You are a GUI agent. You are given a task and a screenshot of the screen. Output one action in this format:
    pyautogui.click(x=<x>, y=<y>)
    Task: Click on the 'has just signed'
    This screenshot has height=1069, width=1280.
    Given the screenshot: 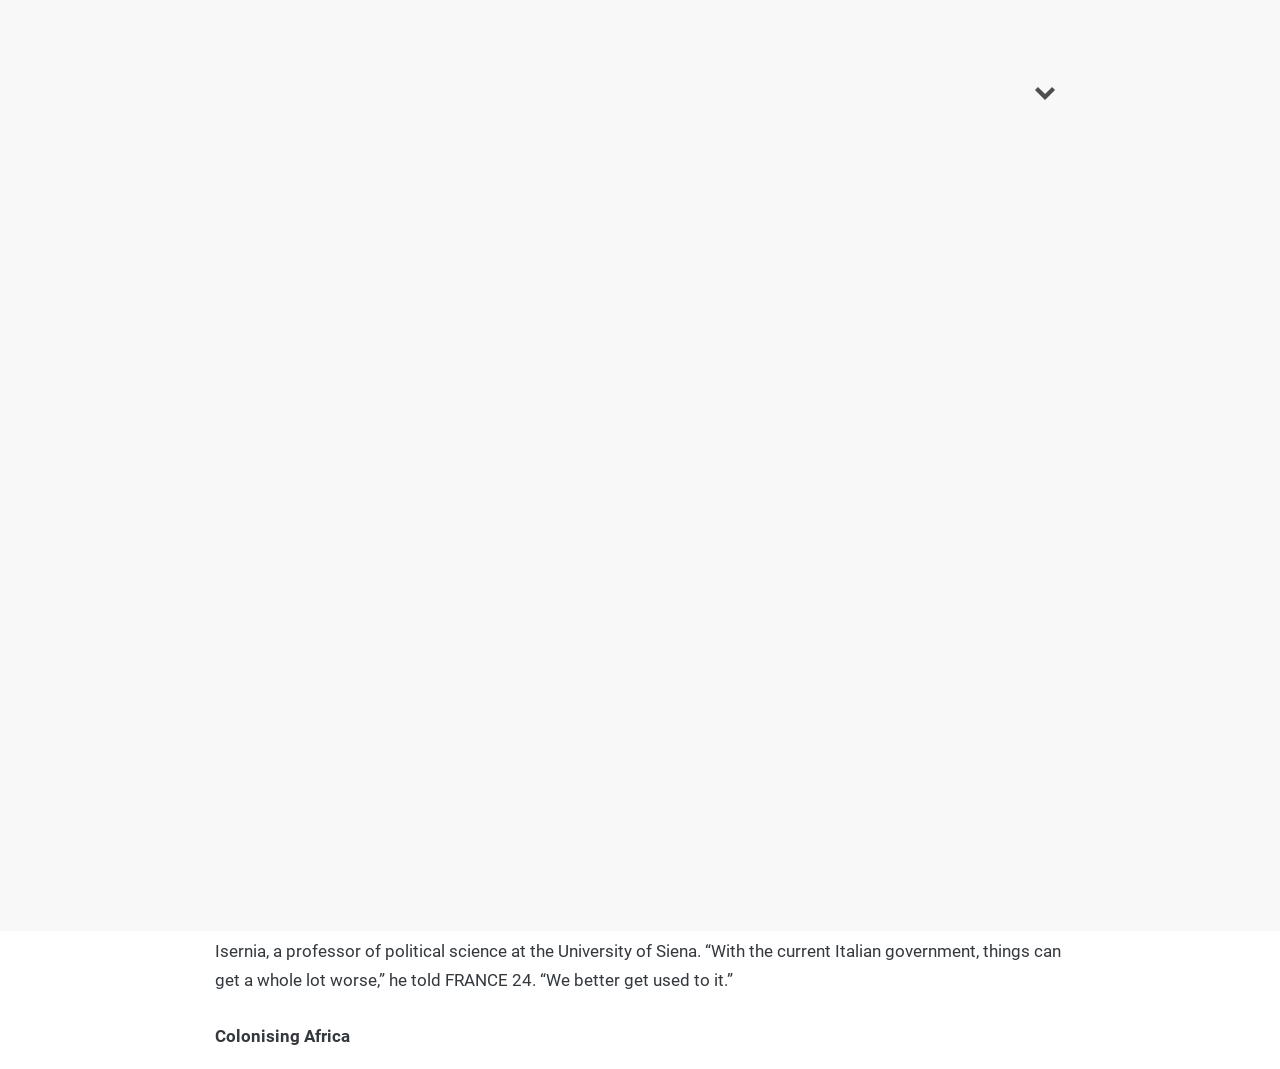 What is the action you would take?
    pyautogui.click(x=551, y=778)
    